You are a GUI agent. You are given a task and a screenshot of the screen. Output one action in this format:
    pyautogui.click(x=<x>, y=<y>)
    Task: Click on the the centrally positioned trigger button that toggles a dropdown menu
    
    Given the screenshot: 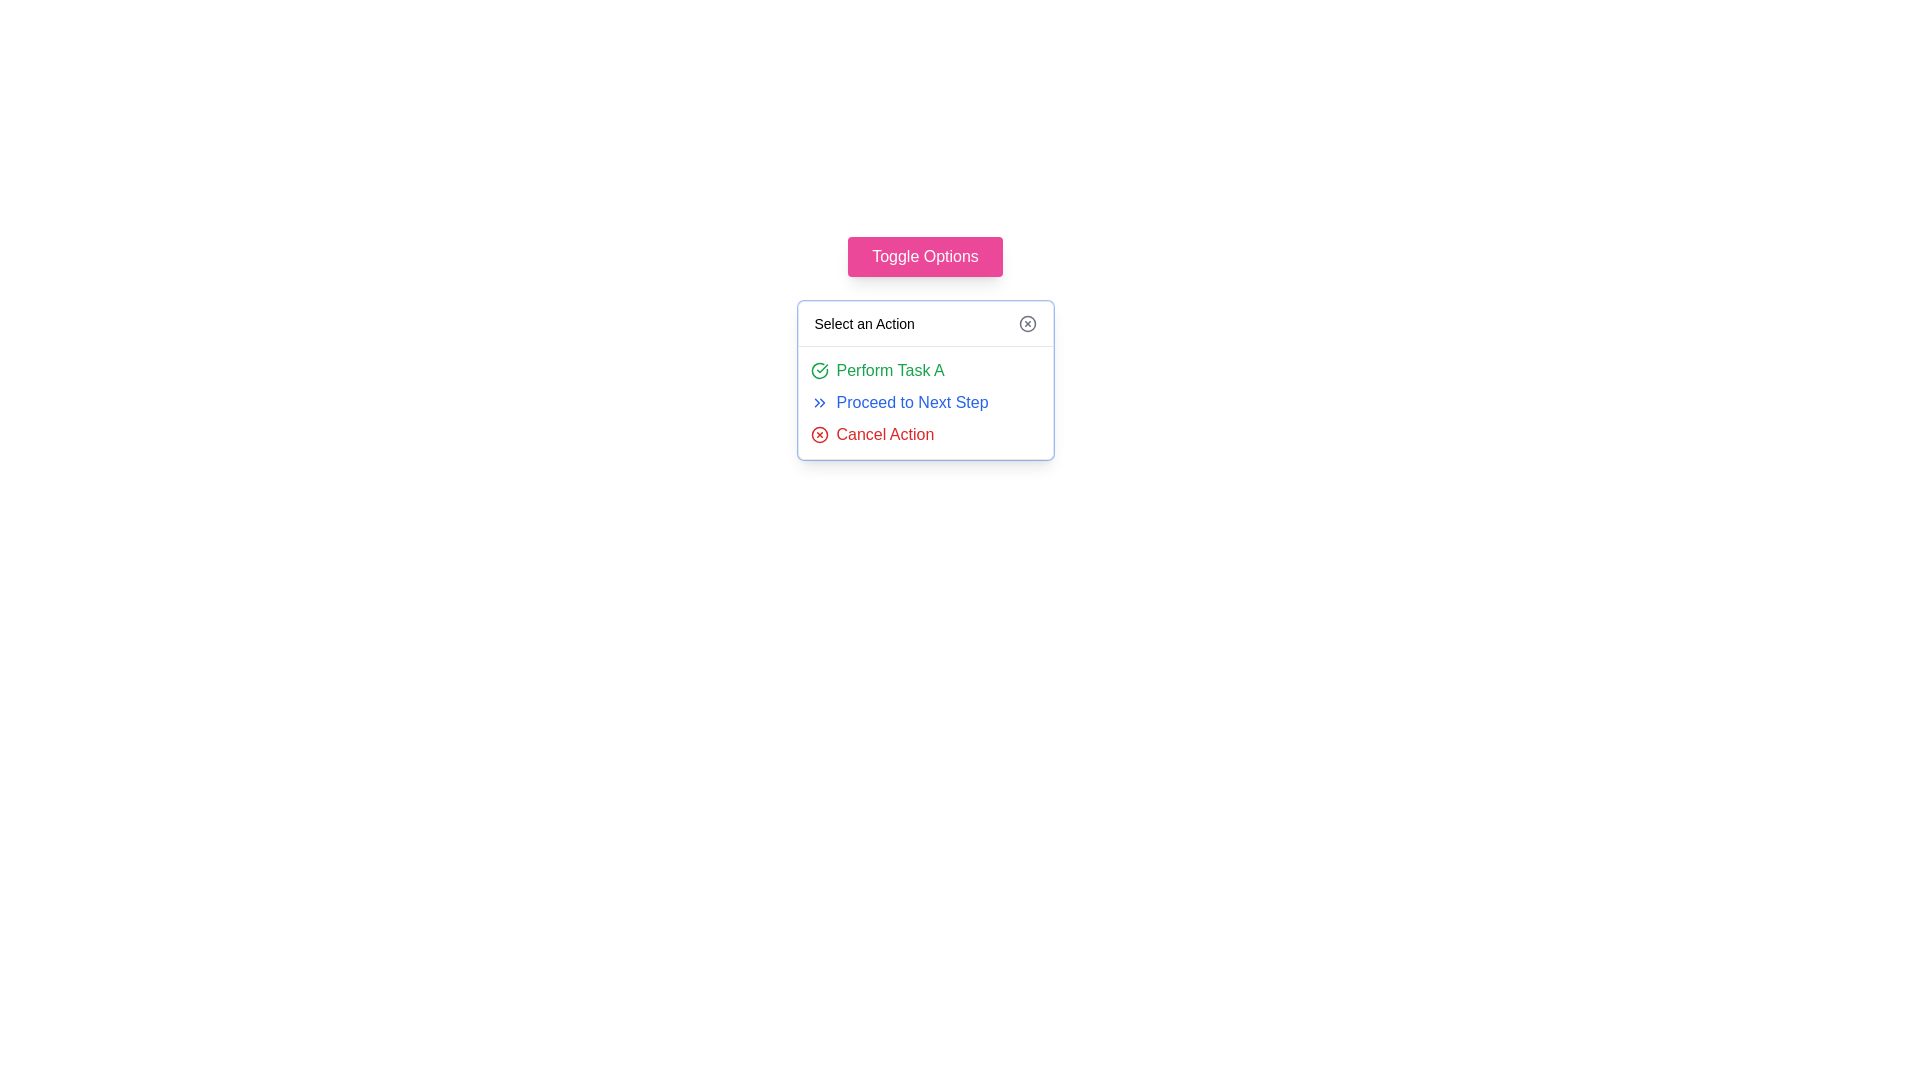 What is the action you would take?
    pyautogui.click(x=924, y=256)
    